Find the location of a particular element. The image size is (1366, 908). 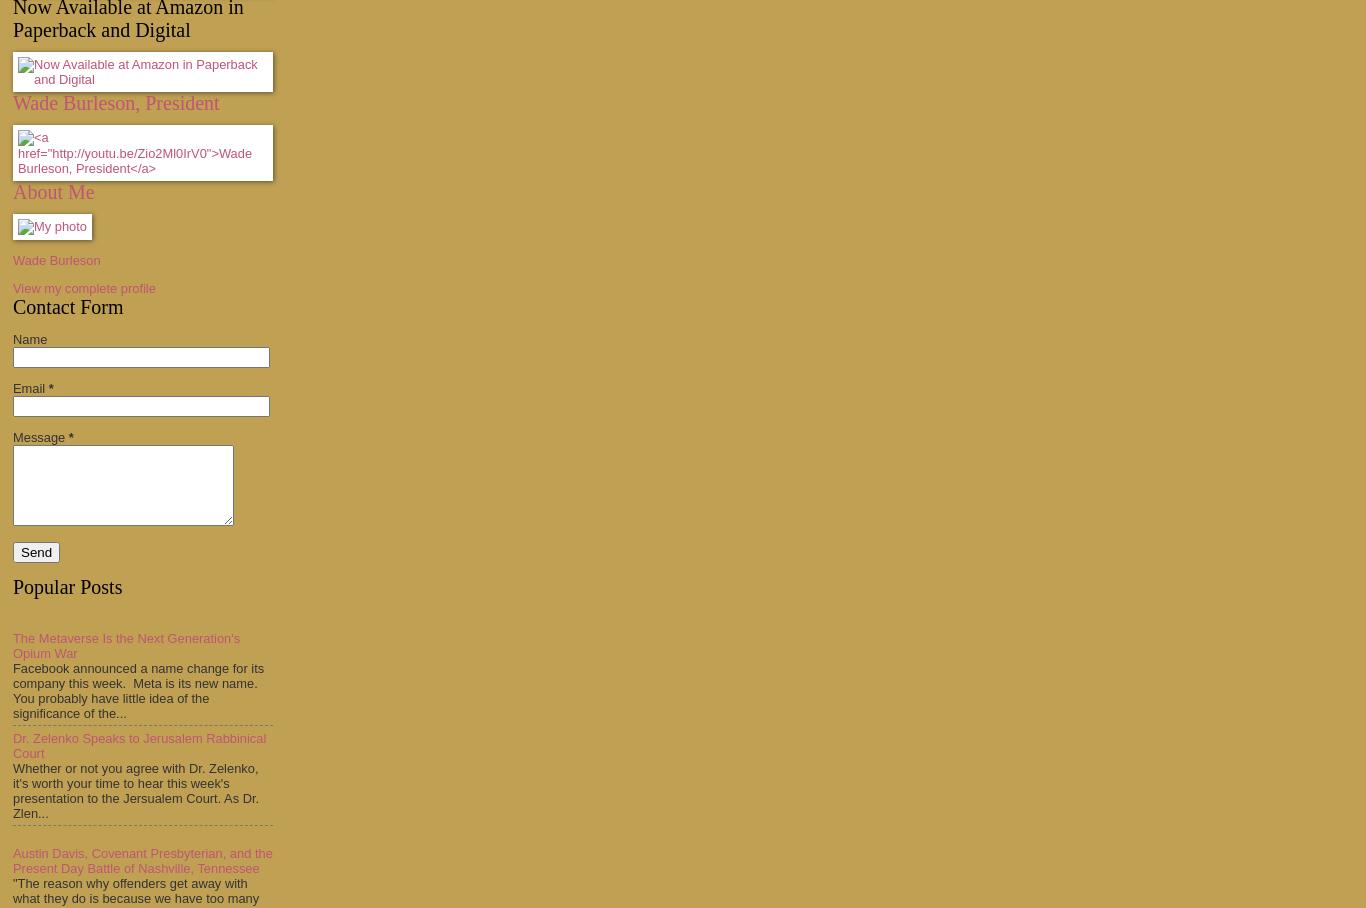

'About Me' is located at coordinates (53, 192).